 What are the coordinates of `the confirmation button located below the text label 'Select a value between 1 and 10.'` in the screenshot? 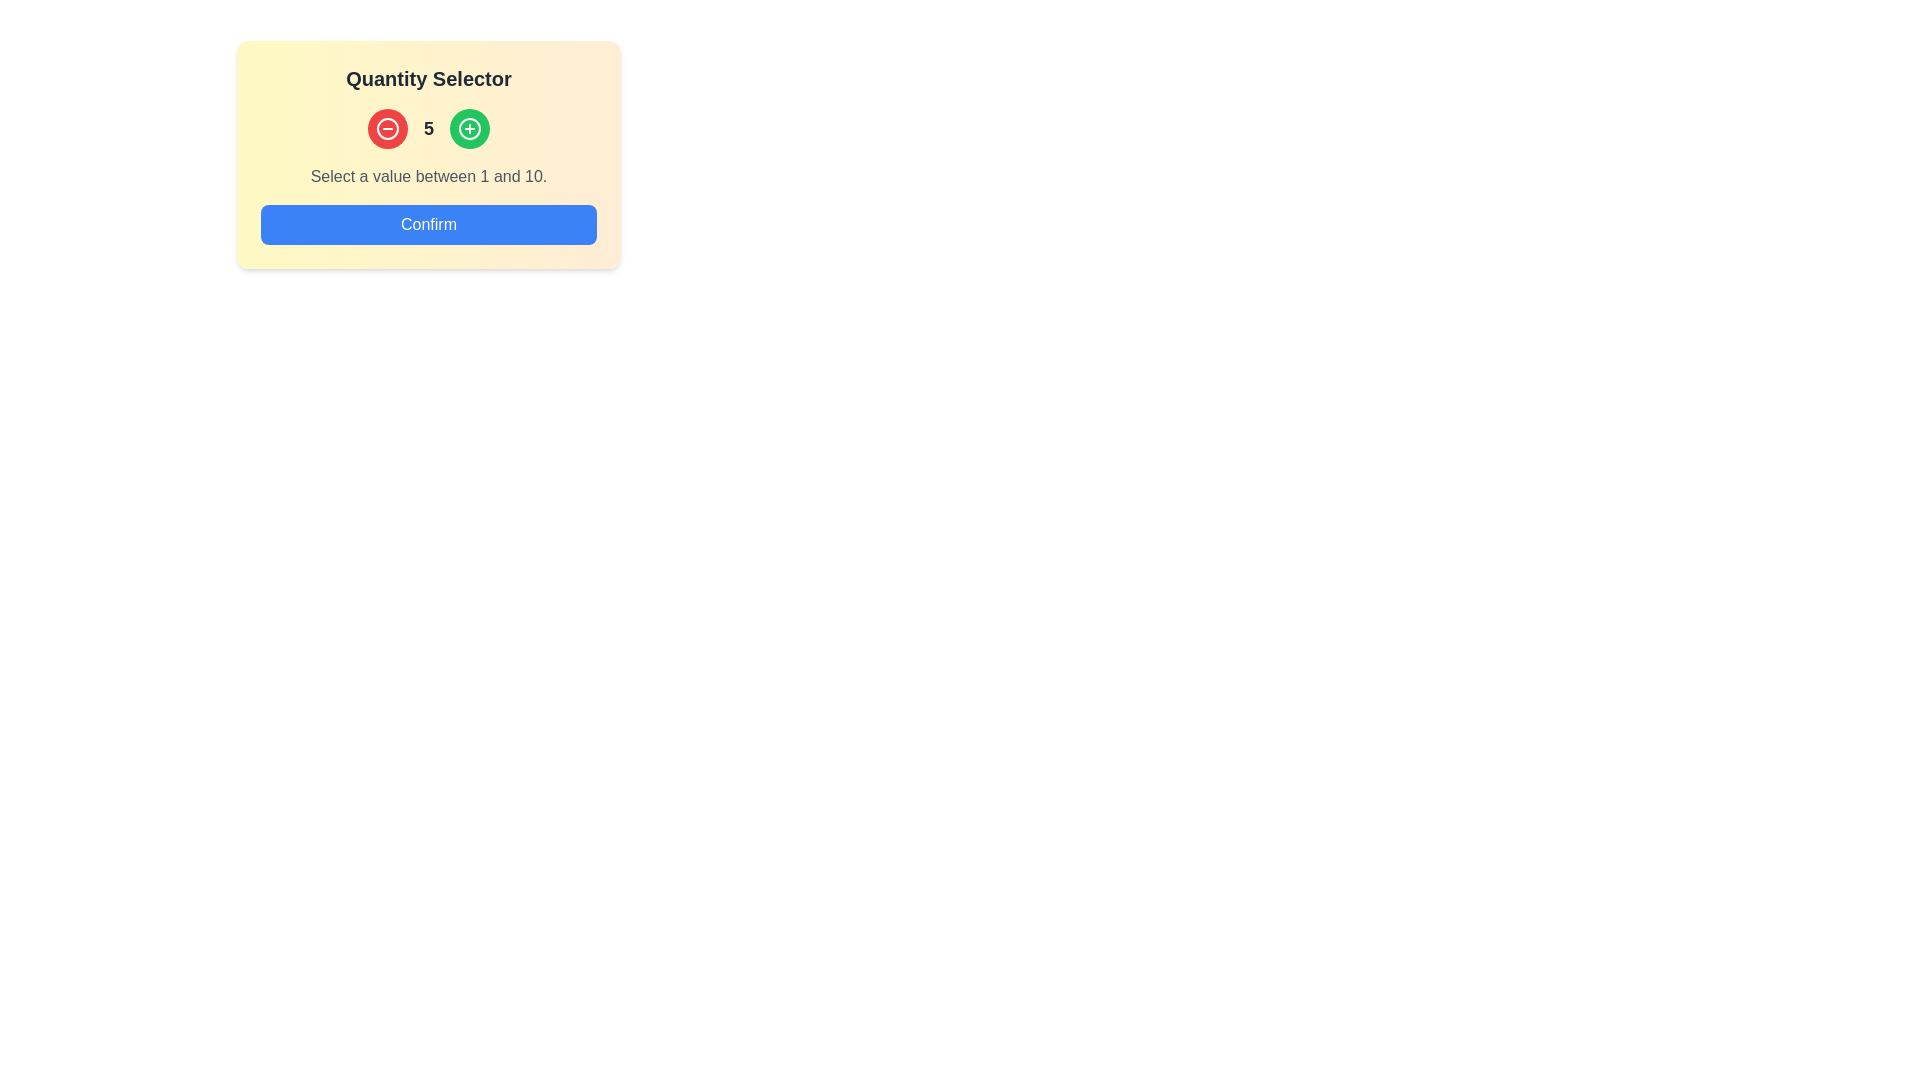 It's located at (427, 224).